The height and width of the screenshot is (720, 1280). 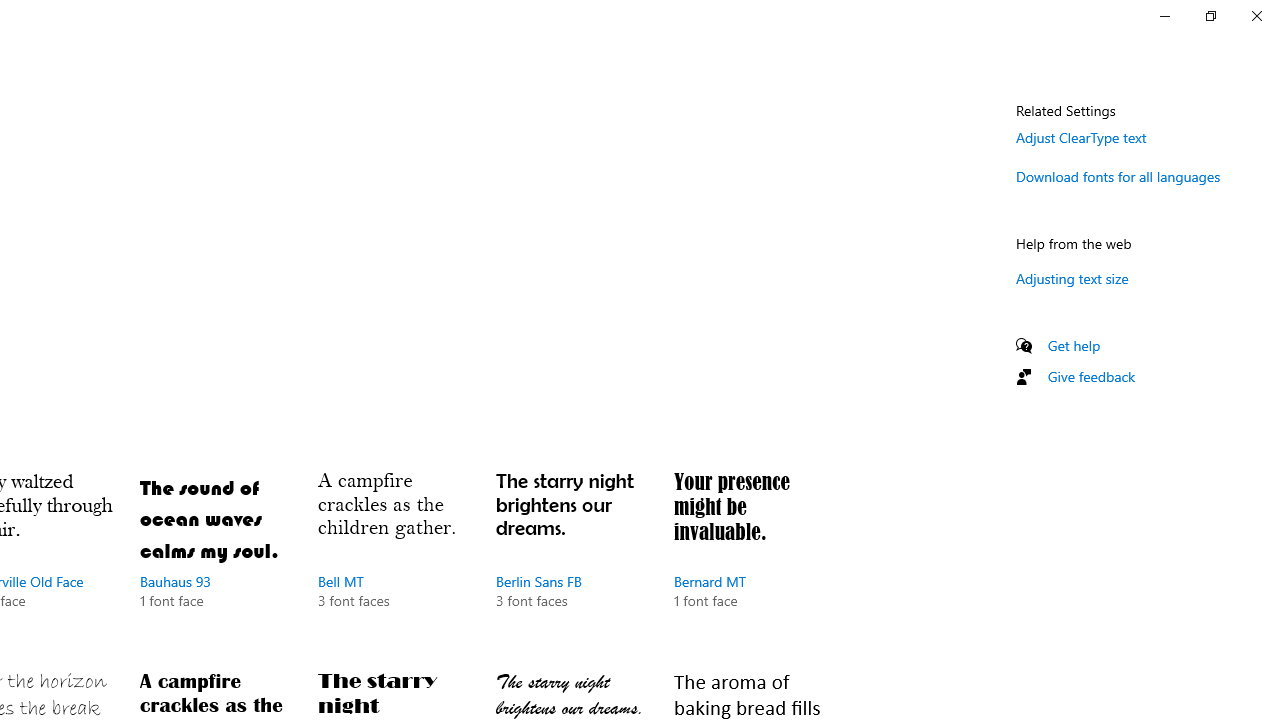 What do you see at coordinates (1117, 175) in the screenshot?
I see `'Download fonts for all languages'` at bounding box center [1117, 175].